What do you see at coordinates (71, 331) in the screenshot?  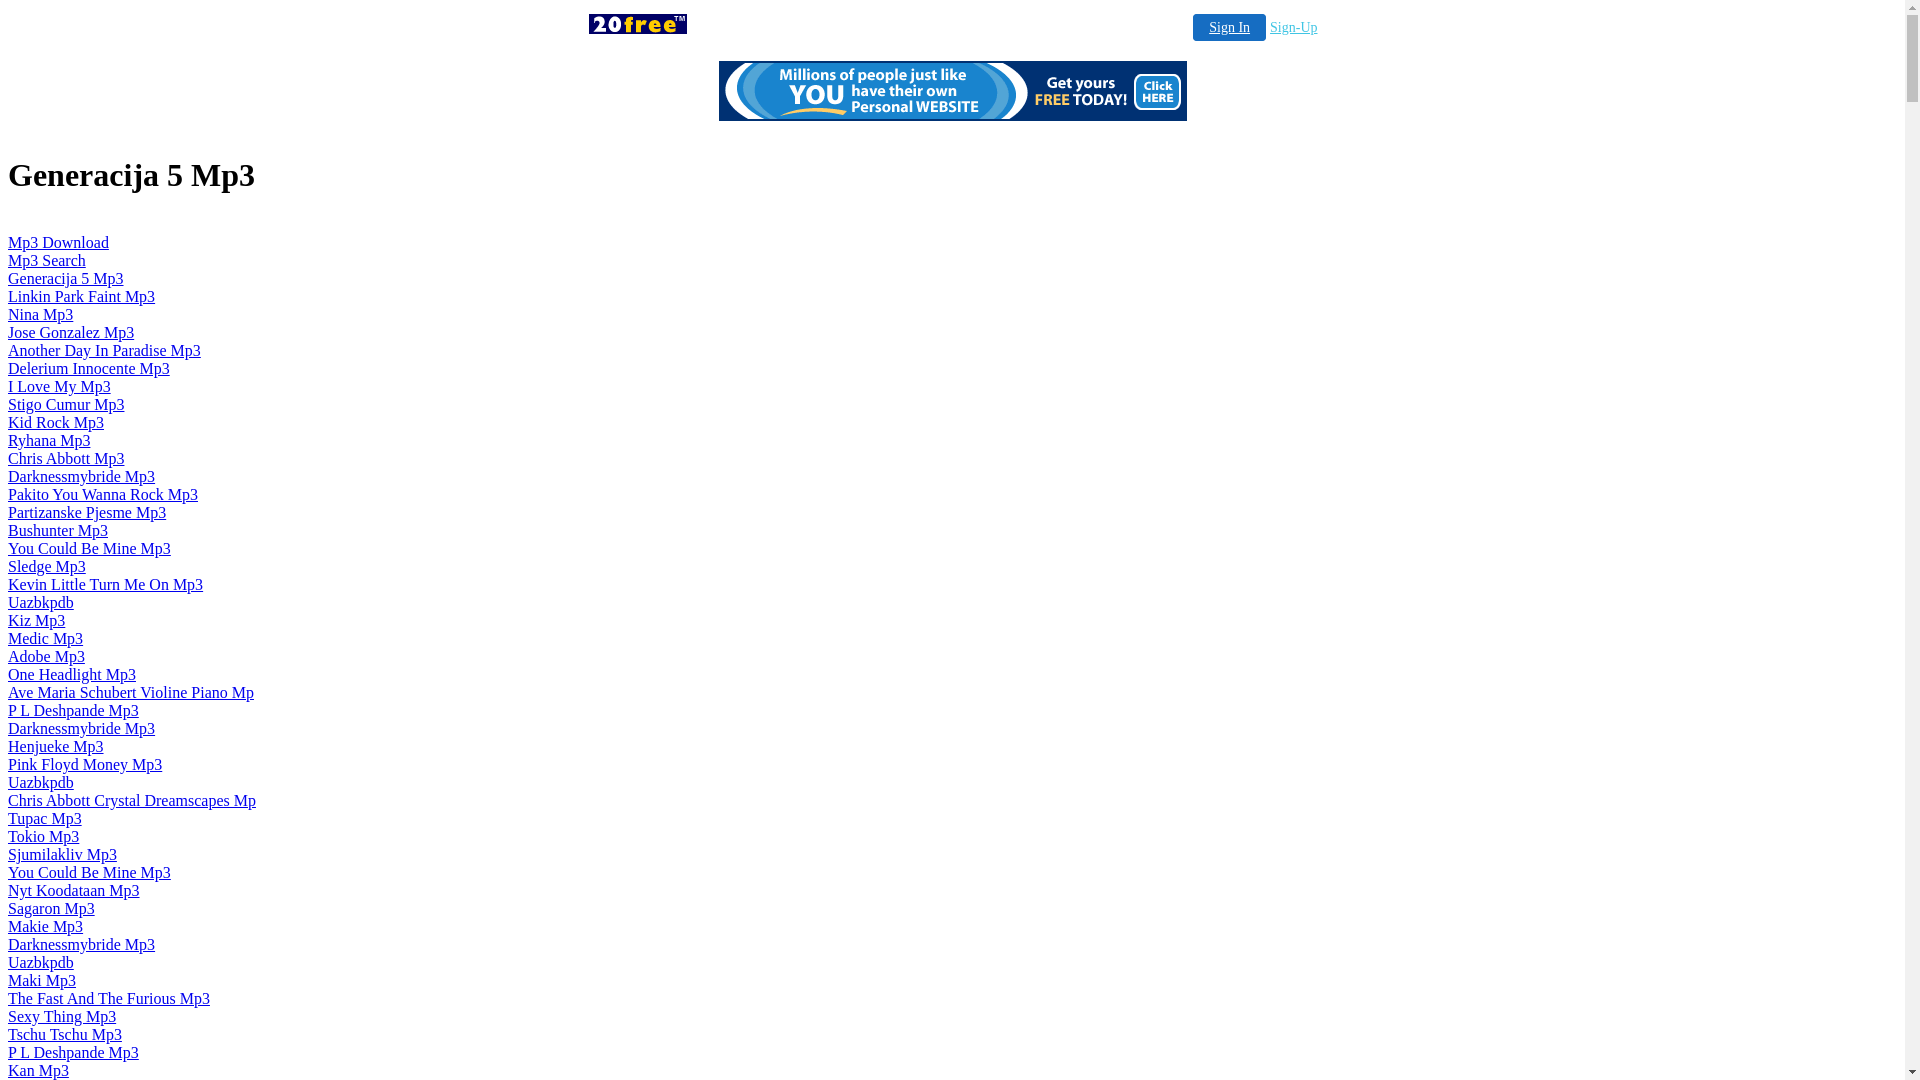 I see `'Jose Gonzalez Mp3'` at bounding box center [71, 331].